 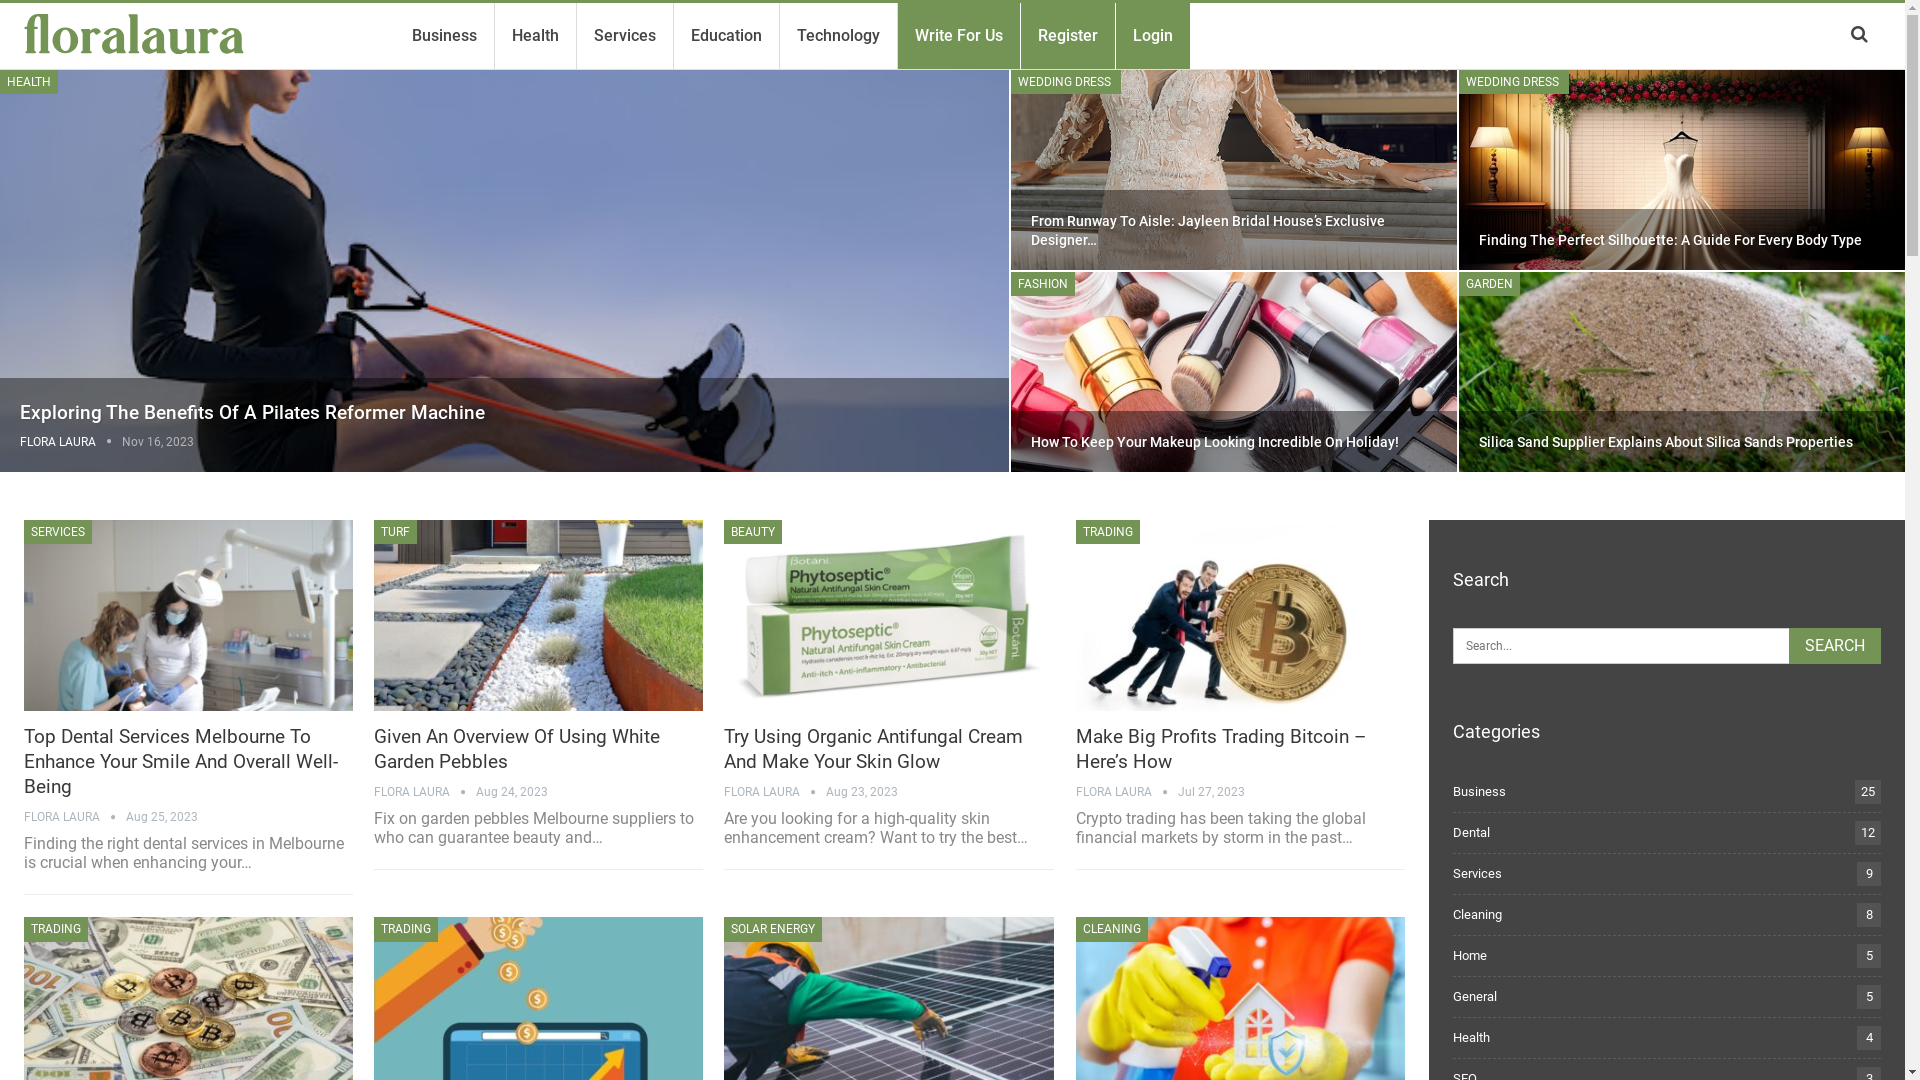 I want to click on 'Technology', so click(x=838, y=35).